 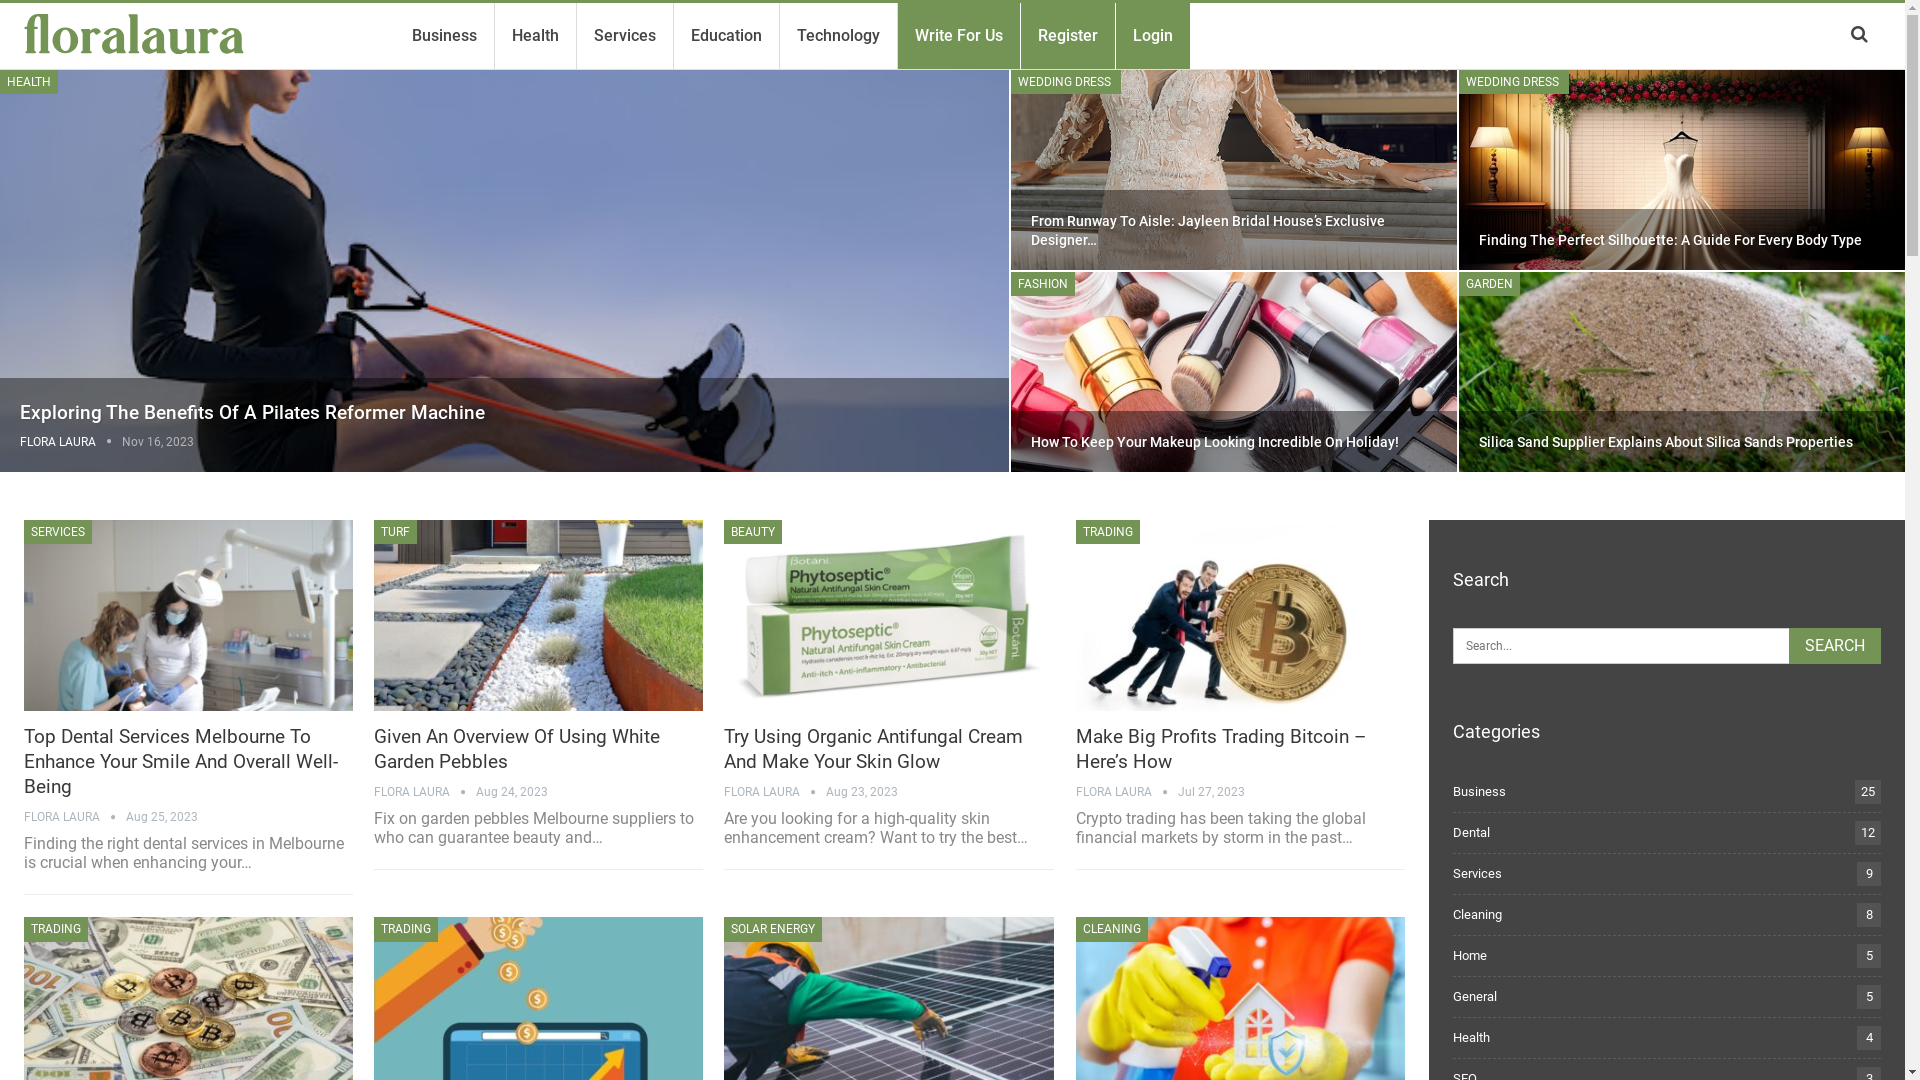 I want to click on 'Technology', so click(x=838, y=35).